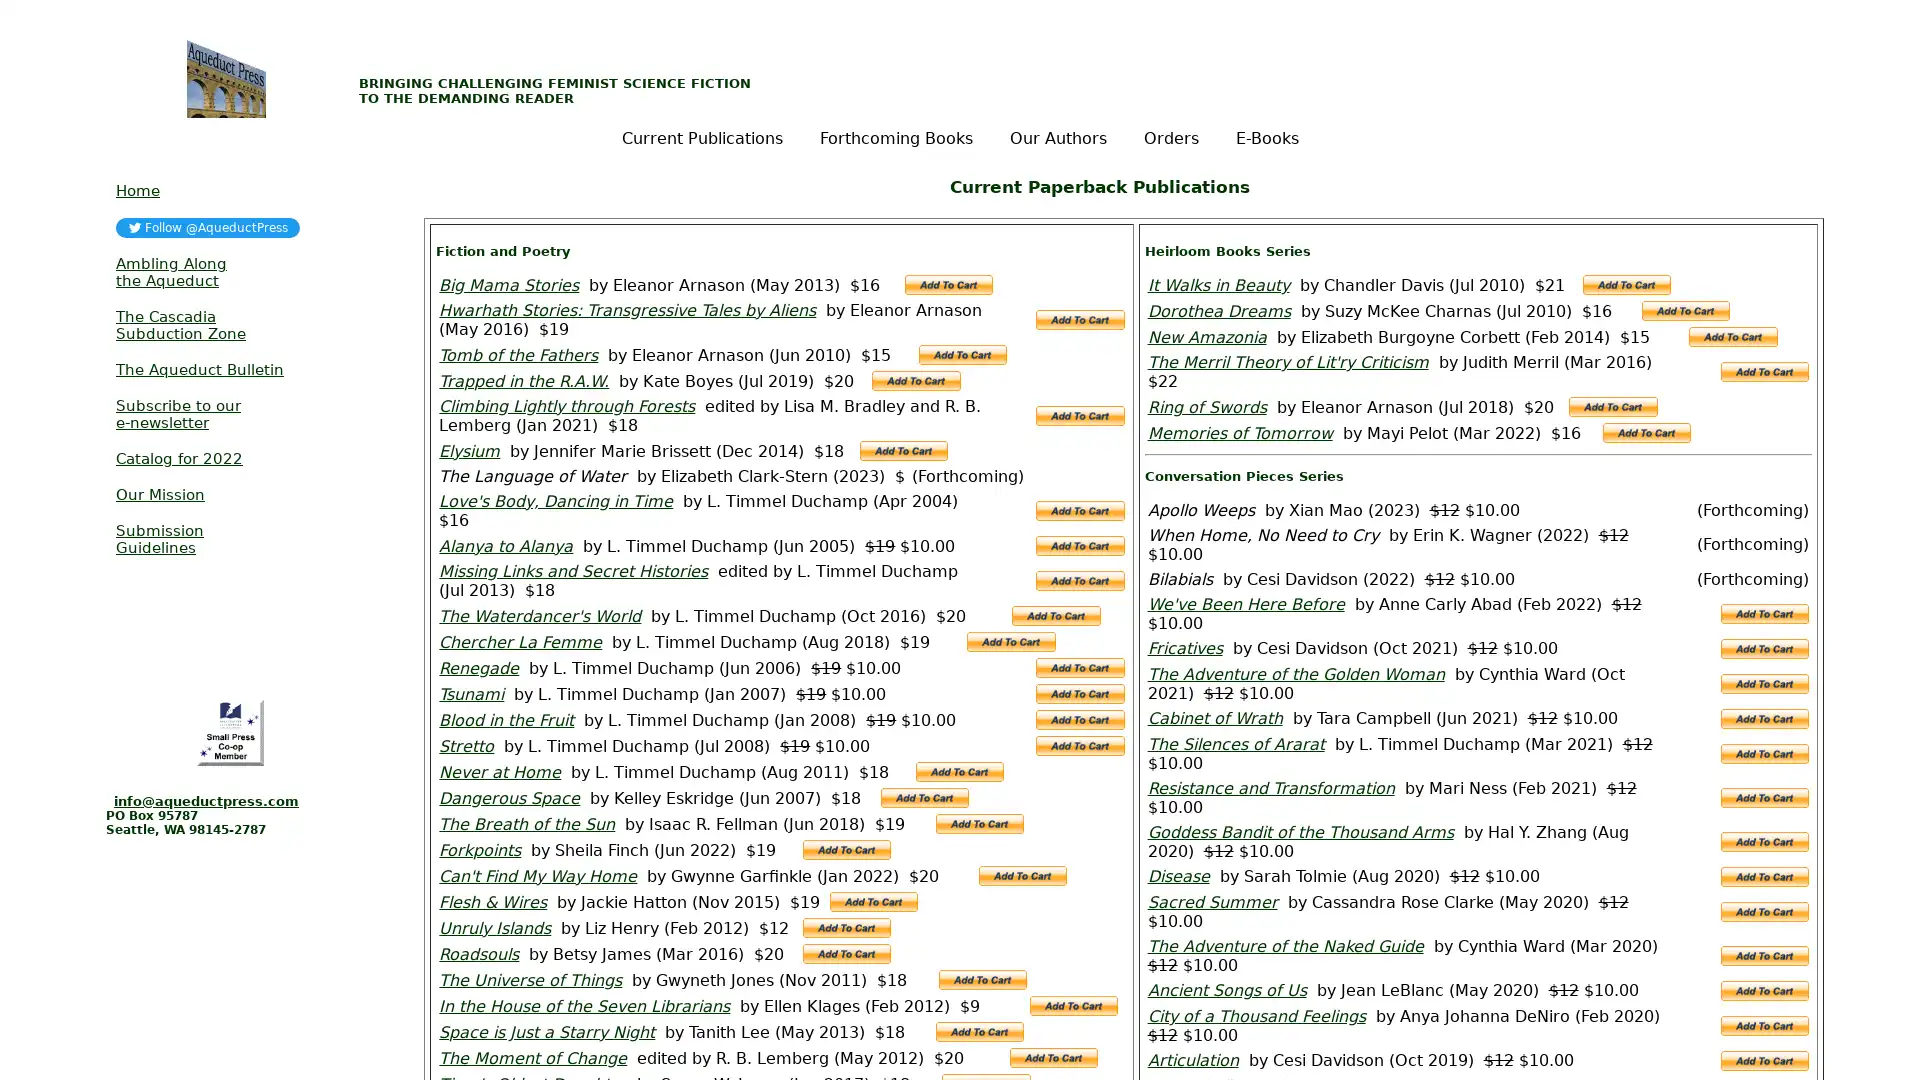 This screenshot has height=1080, width=1920. What do you see at coordinates (1079, 745) in the screenshot?
I see `Make payments with PayPal - it\'s fast, free and secure!` at bounding box center [1079, 745].